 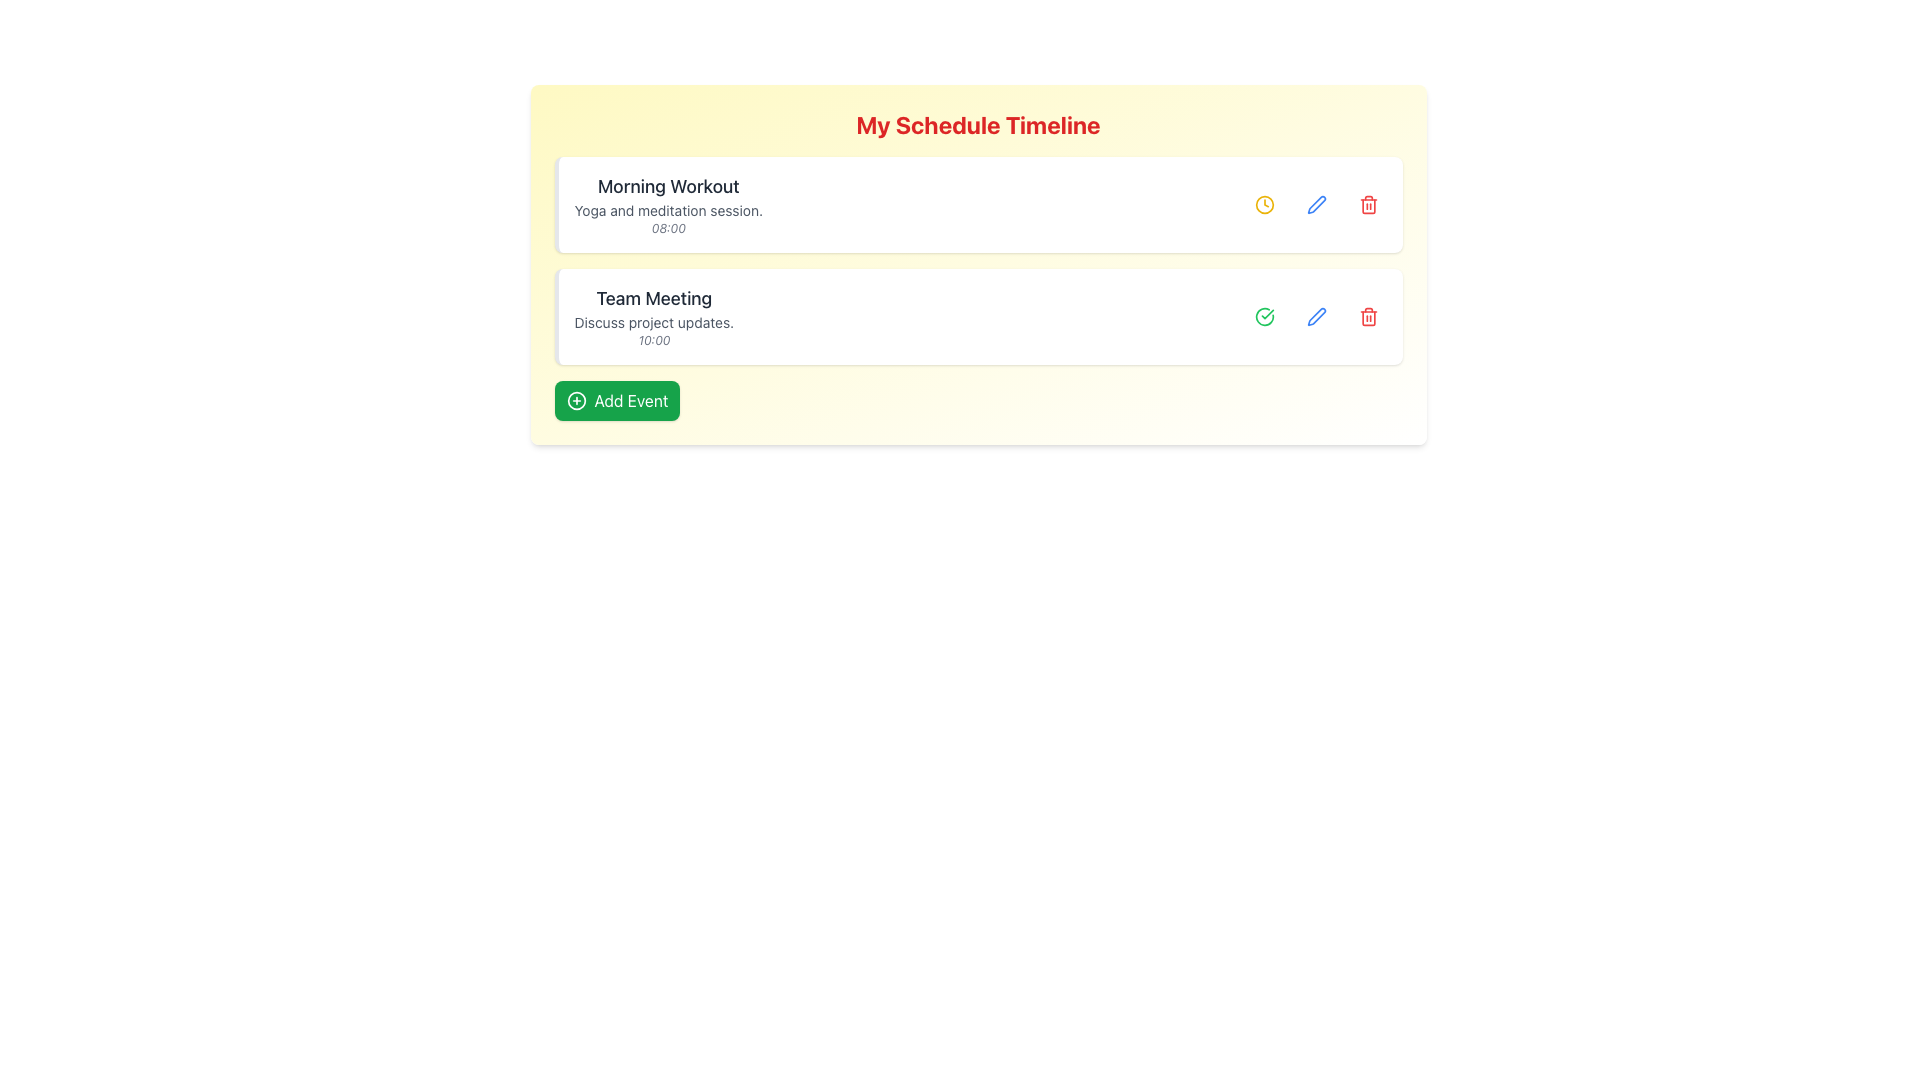 I want to click on the text label displaying the time '10:00' in italic style, which is gray and located below the event description for 'Team Meeting', so click(x=654, y=339).